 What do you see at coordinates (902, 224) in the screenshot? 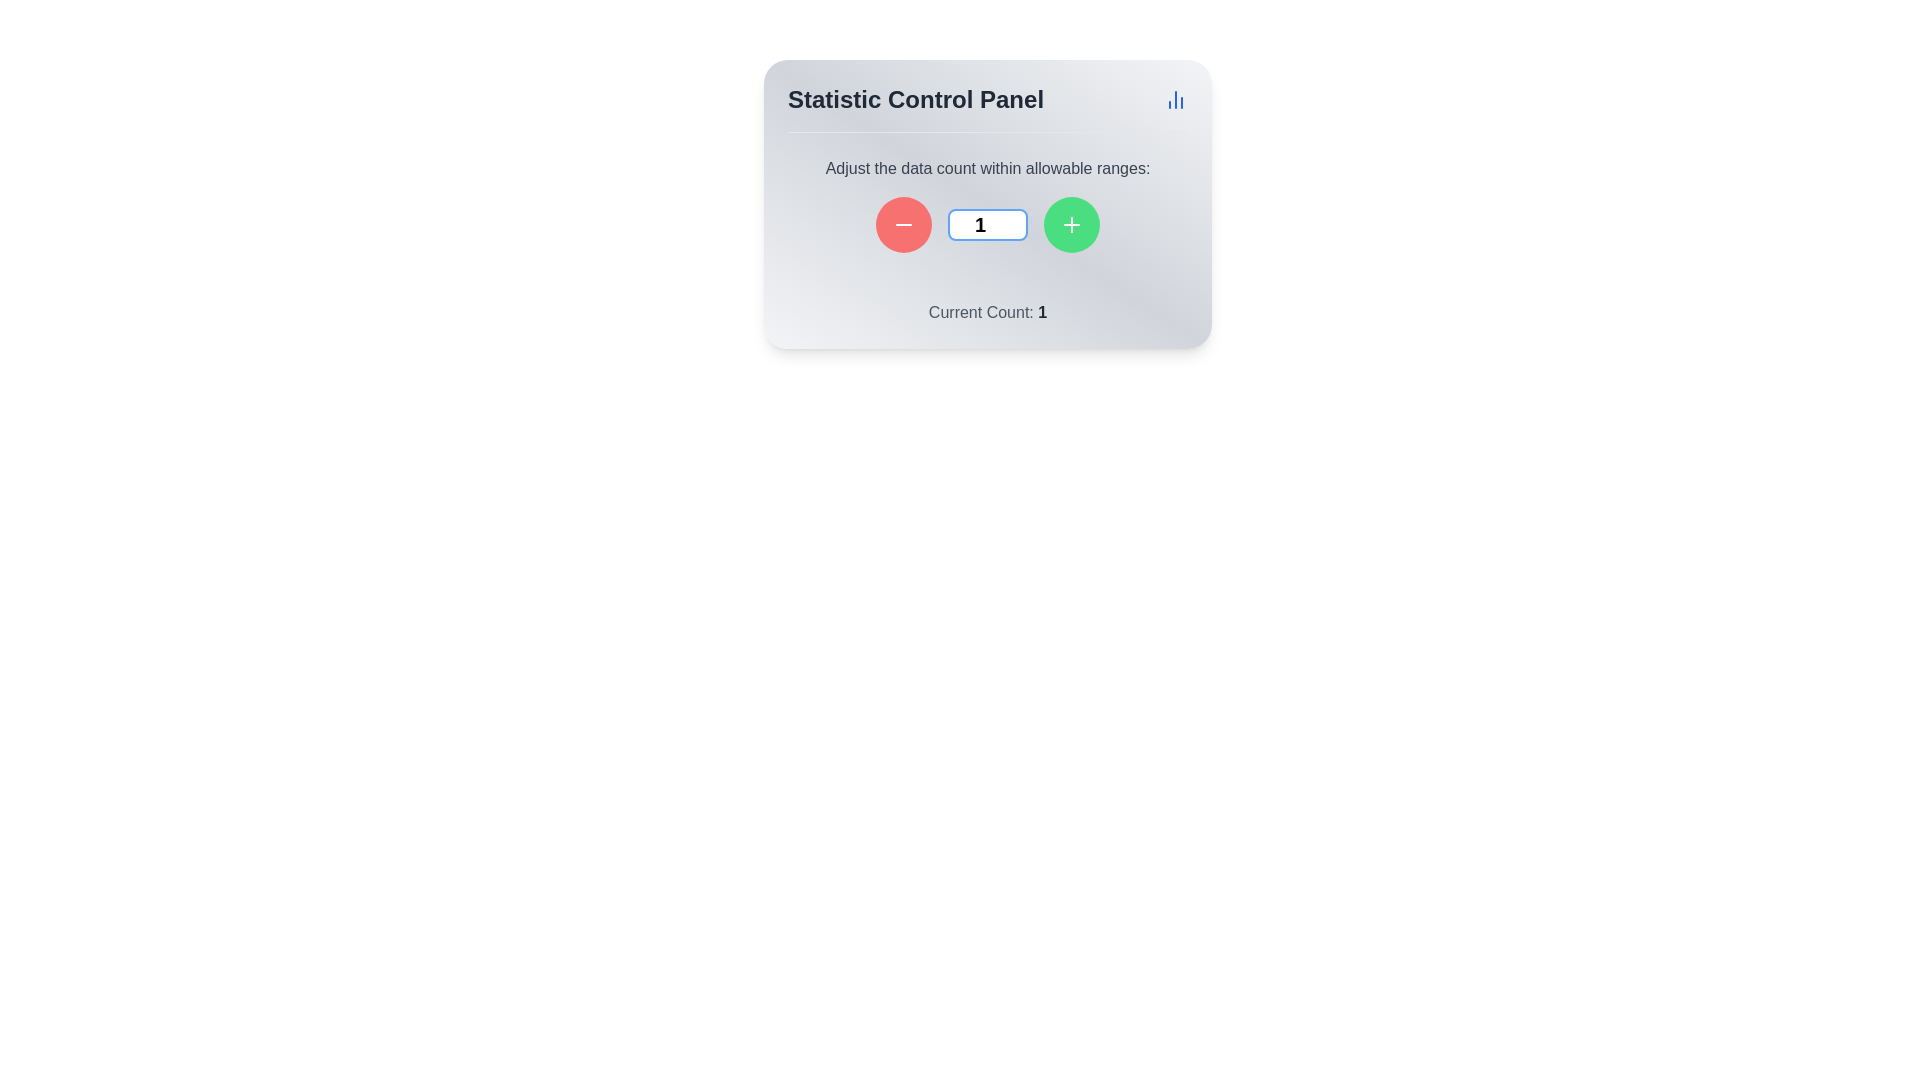
I see `the decrement button, which is the leftmost in a horizontal arrangement of three controls` at bounding box center [902, 224].